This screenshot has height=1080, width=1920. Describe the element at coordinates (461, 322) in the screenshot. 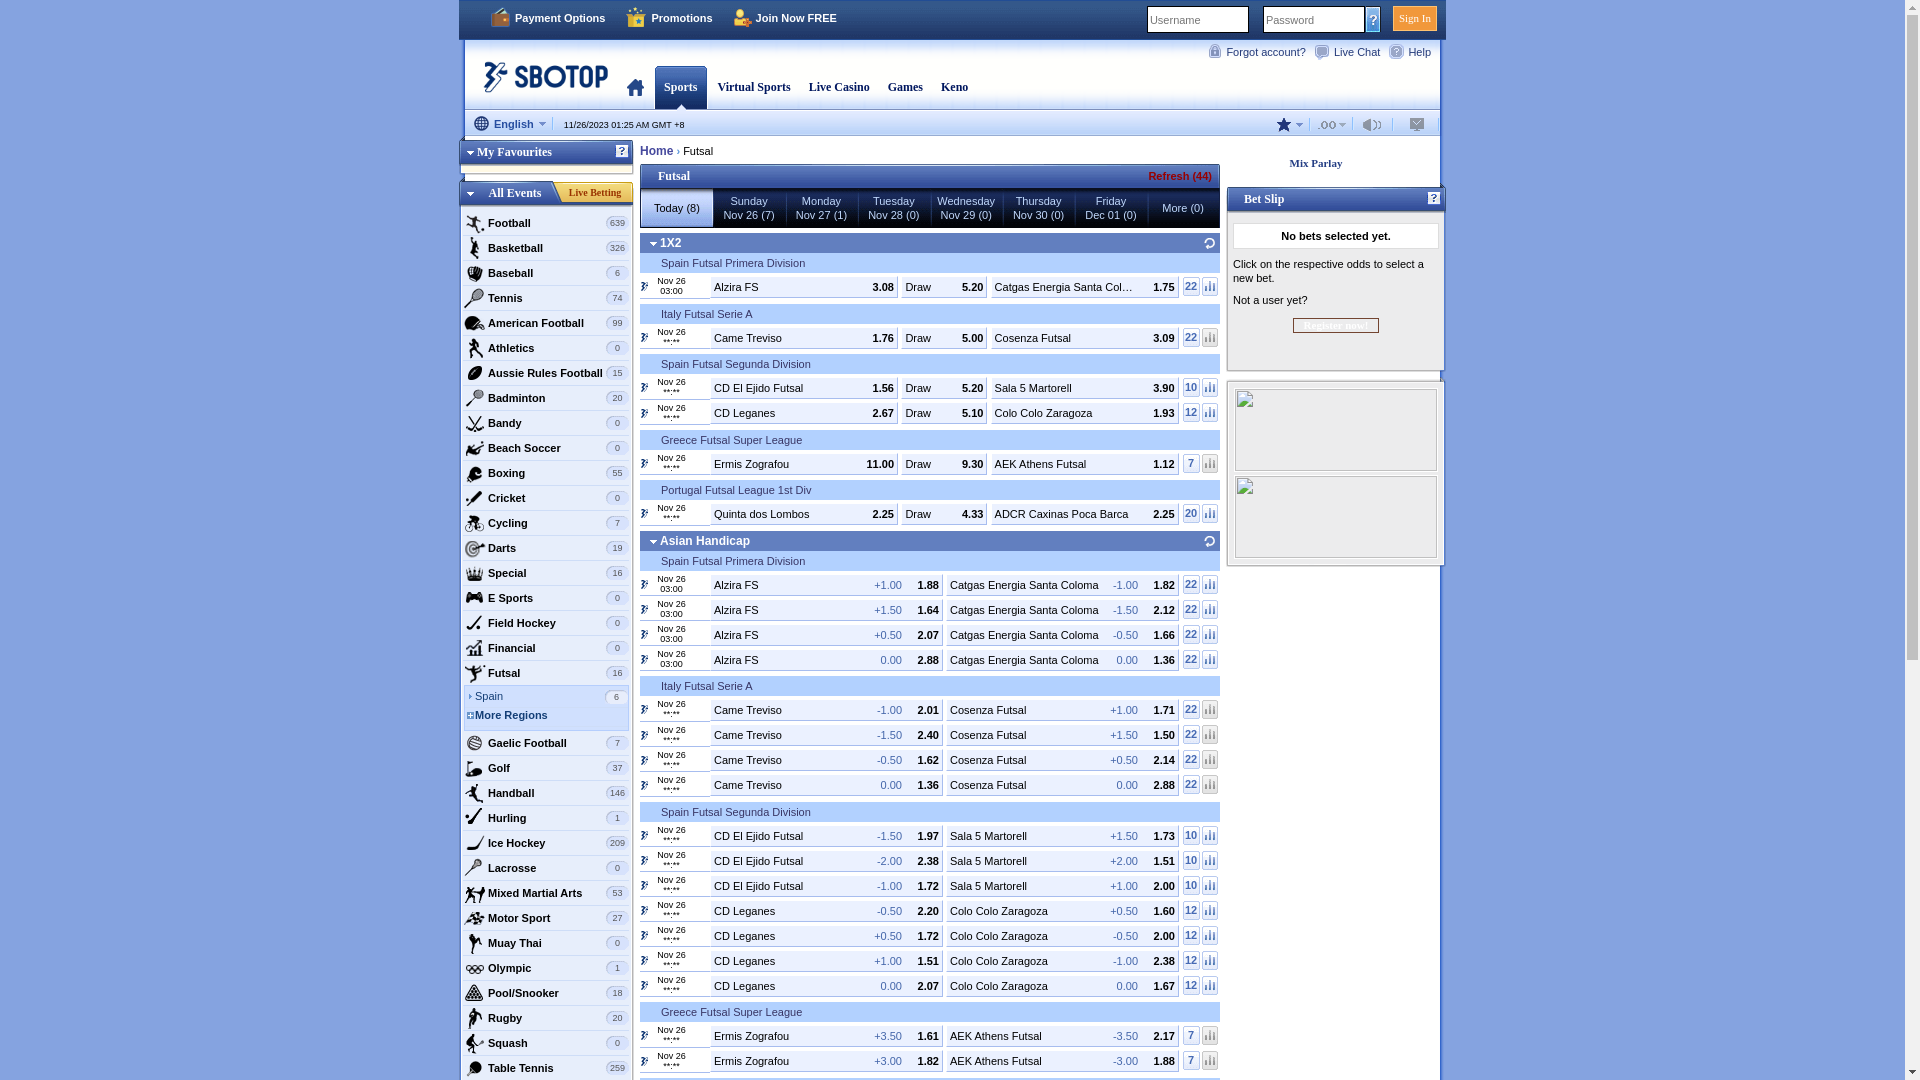

I see `'American Football` at that location.